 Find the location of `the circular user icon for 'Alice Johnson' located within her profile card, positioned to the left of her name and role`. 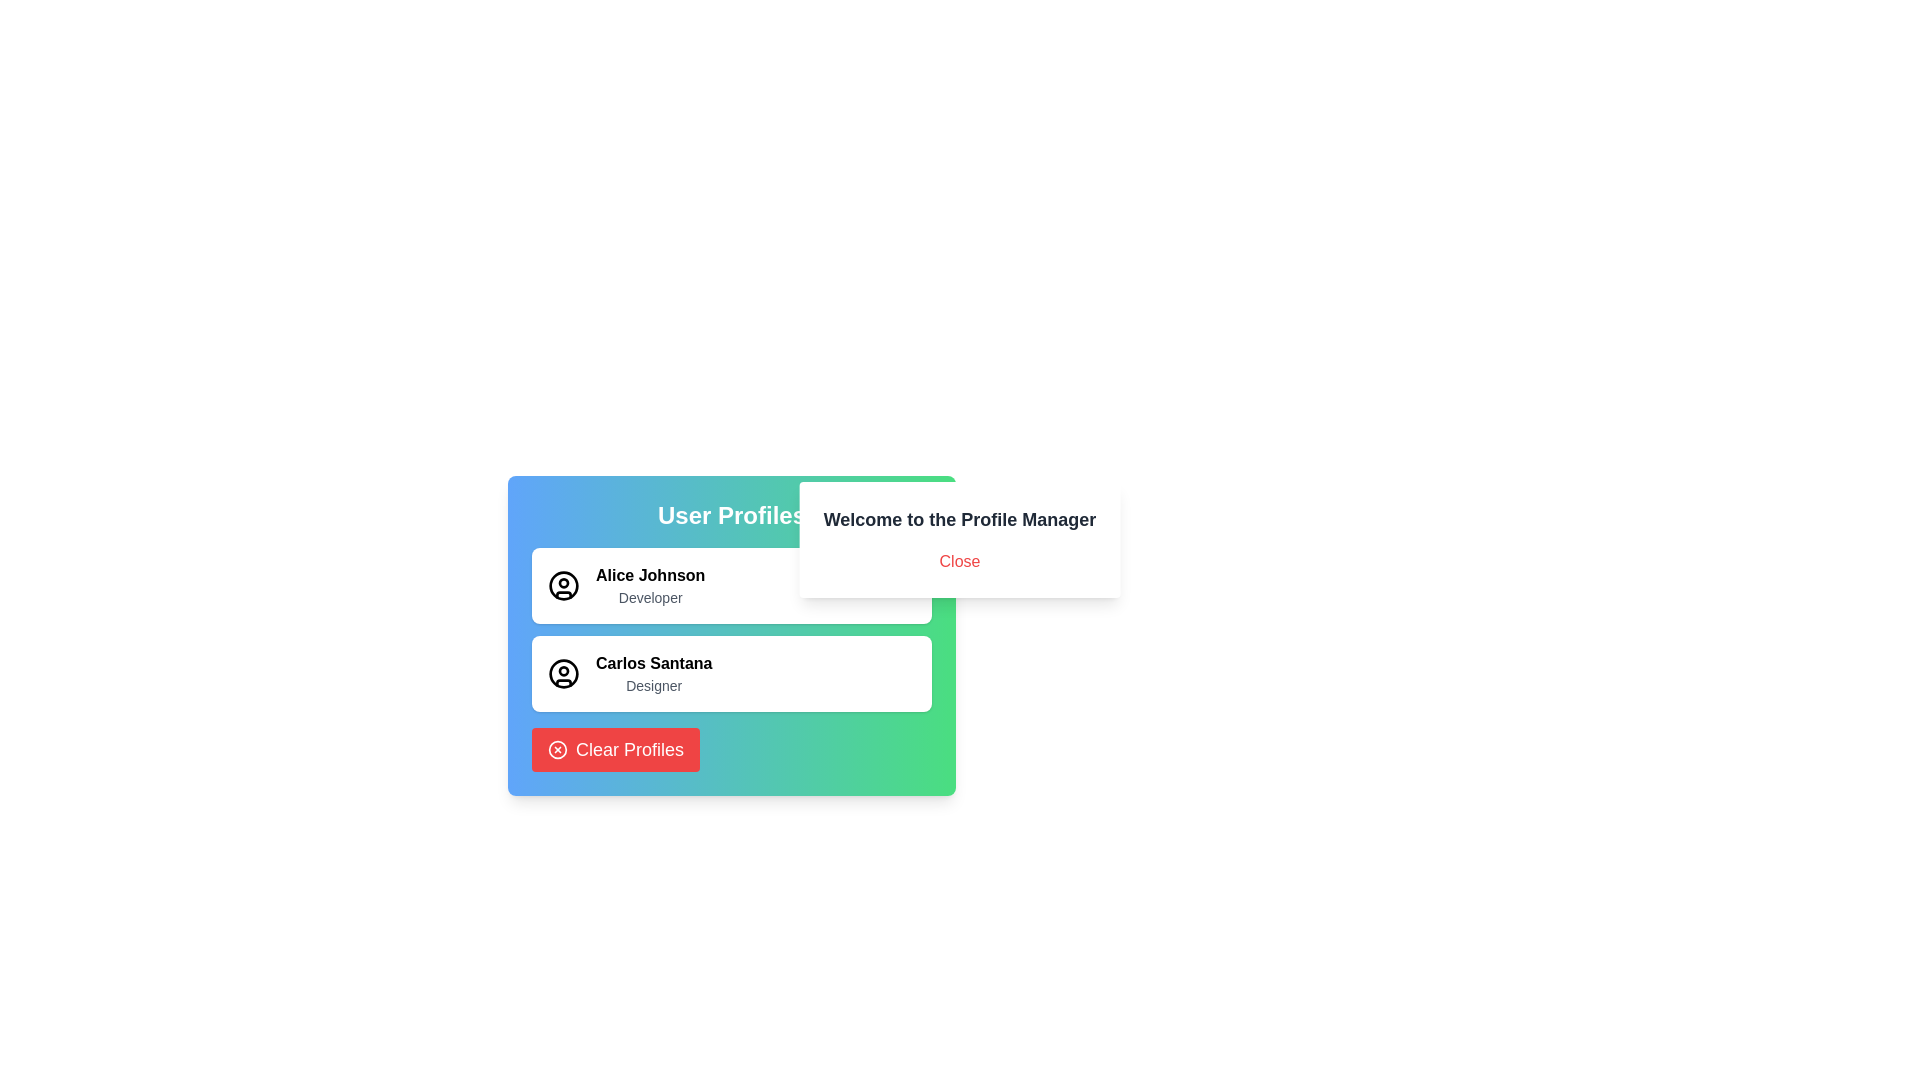

the circular user icon for 'Alice Johnson' located within her profile card, positioned to the left of her name and role is located at coordinates (563, 585).